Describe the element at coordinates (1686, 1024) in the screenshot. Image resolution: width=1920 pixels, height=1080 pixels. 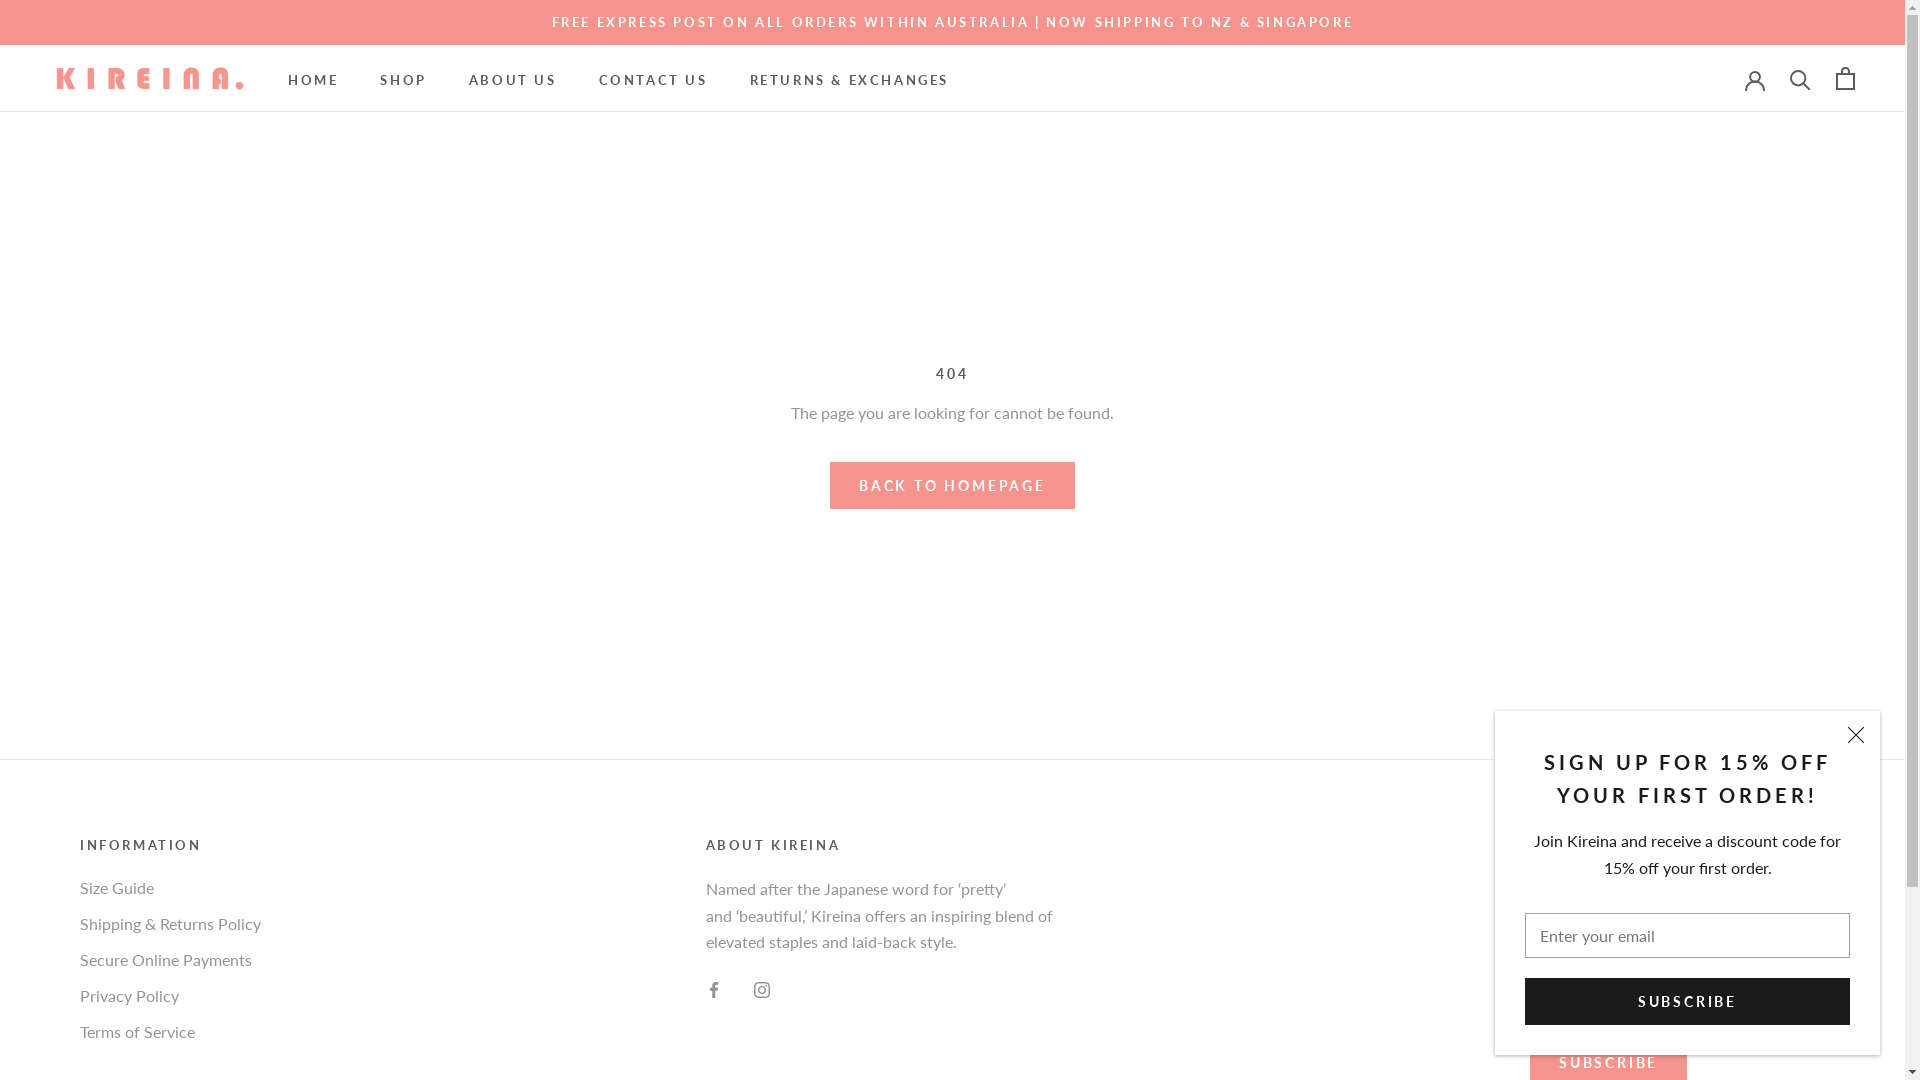
I see `'SUBSCRIBE'` at that location.